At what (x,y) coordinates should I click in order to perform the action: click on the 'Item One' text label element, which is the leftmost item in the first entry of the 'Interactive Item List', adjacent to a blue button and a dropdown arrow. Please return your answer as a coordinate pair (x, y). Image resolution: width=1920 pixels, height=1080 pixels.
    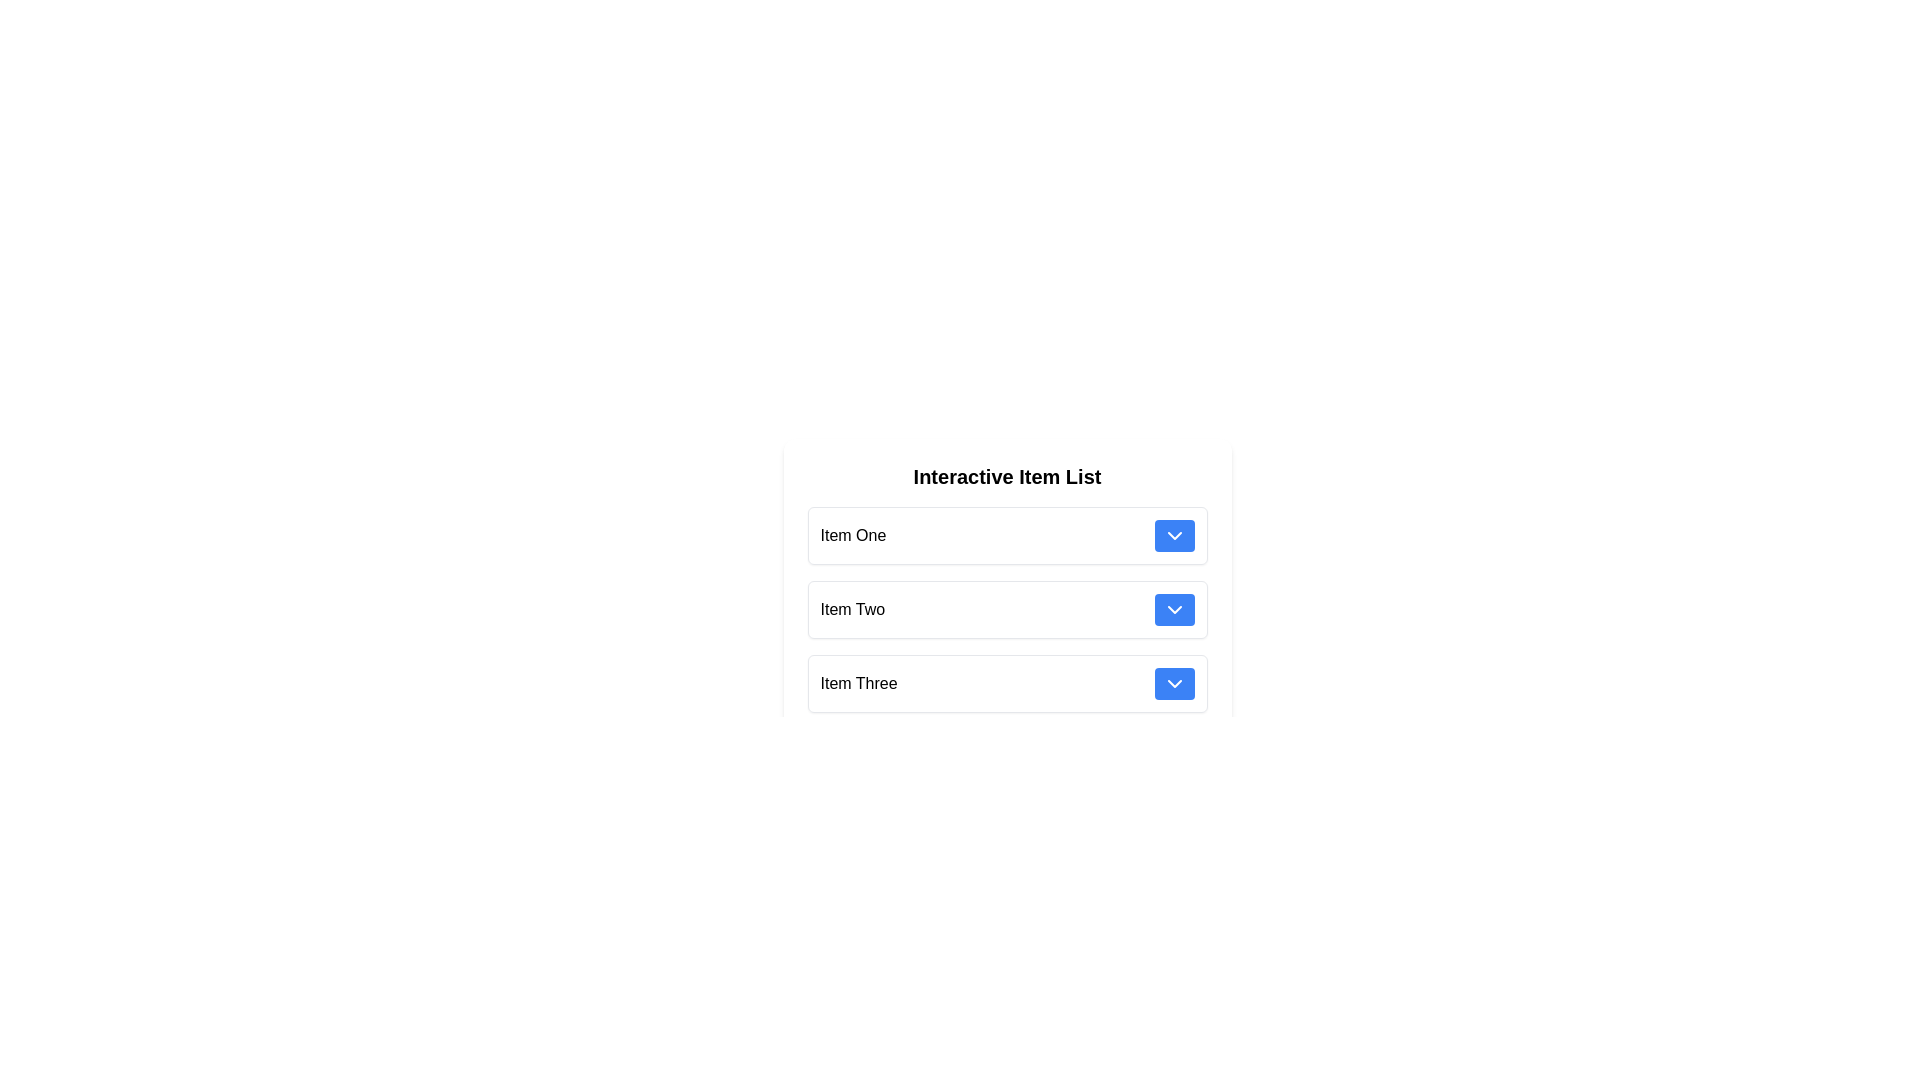
    Looking at the image, I should click on (853, 535).